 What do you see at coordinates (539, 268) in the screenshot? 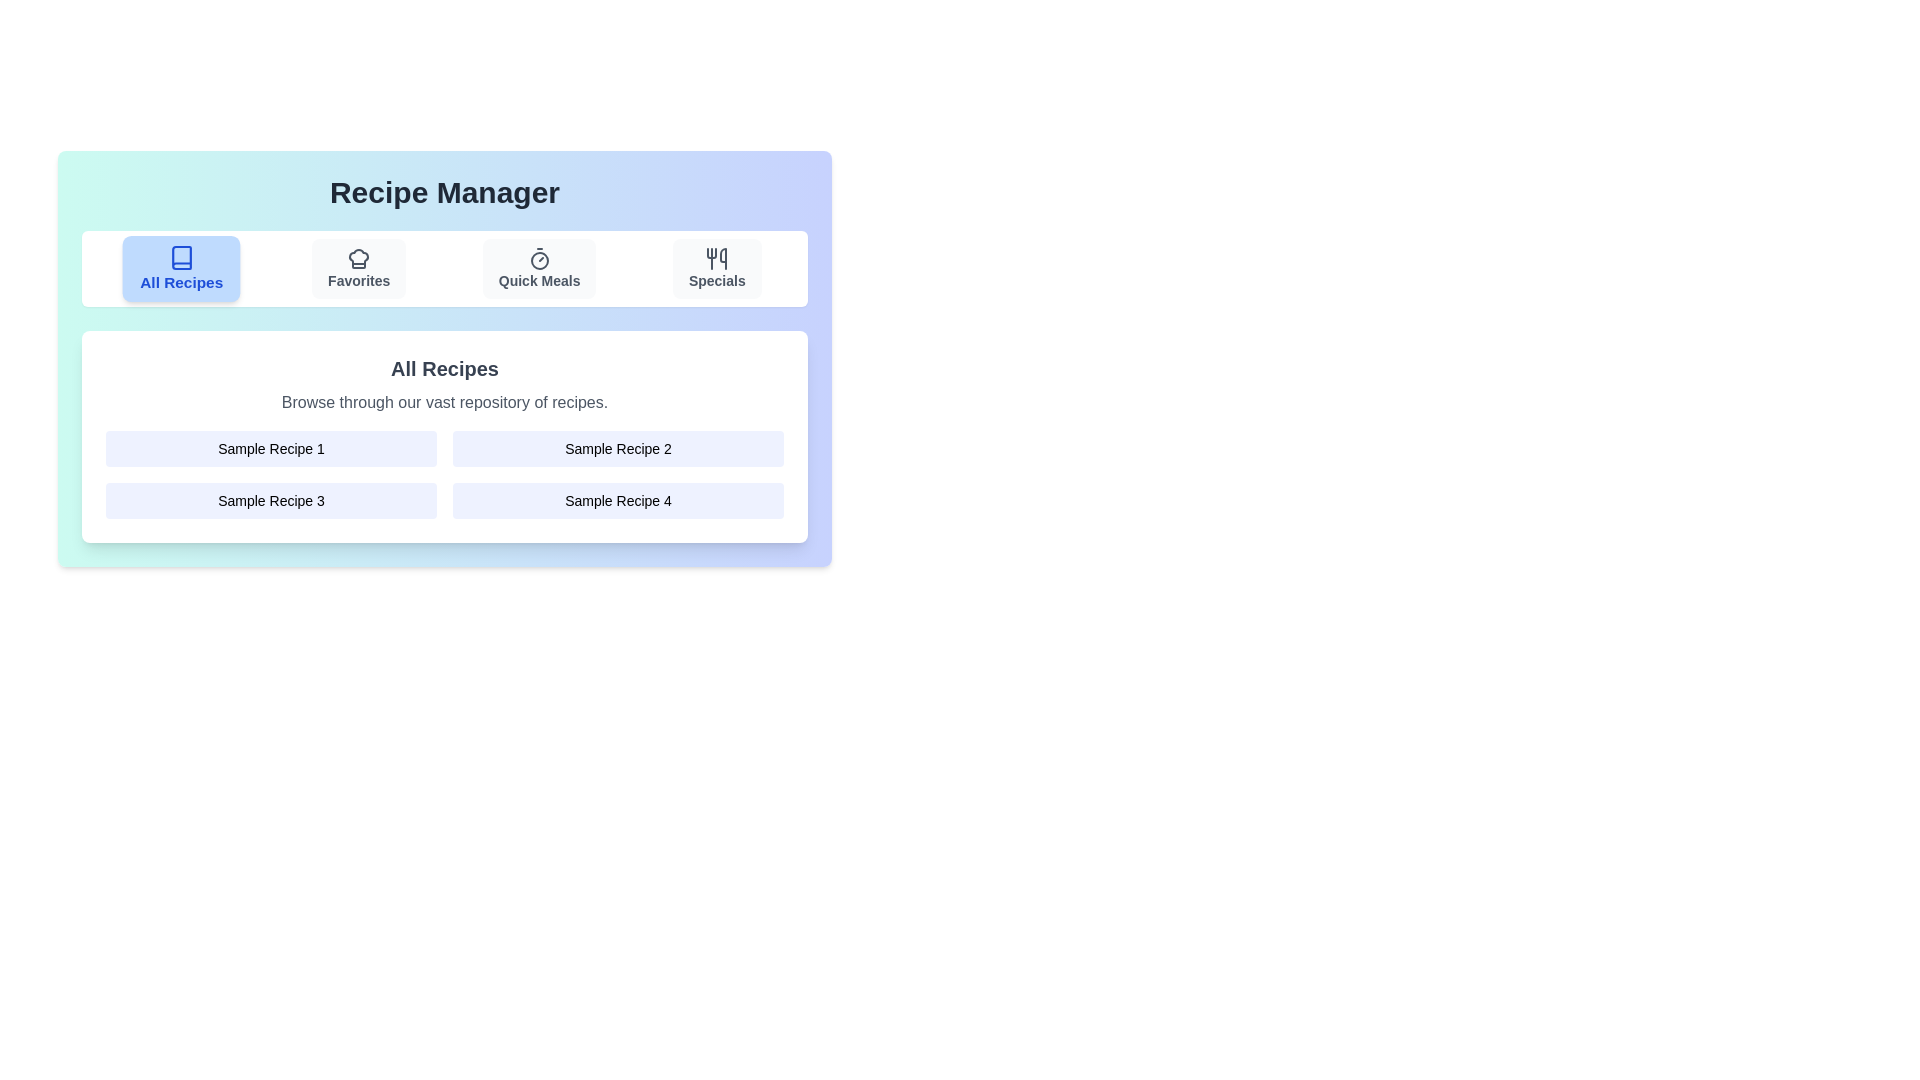
I see `the tab labeled Quick Meals to switch to it` at bounding box center [539, 268].